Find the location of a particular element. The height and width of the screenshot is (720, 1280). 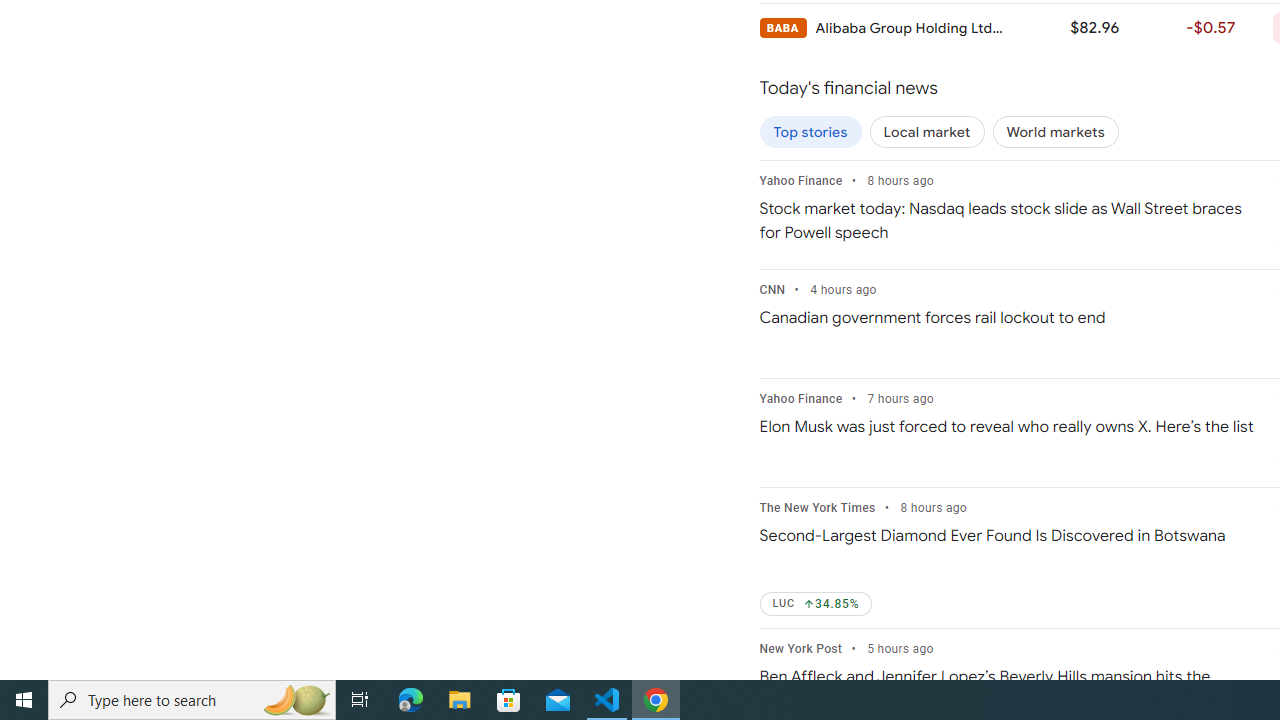

'World markets' is located at coordinates (1054, 132).